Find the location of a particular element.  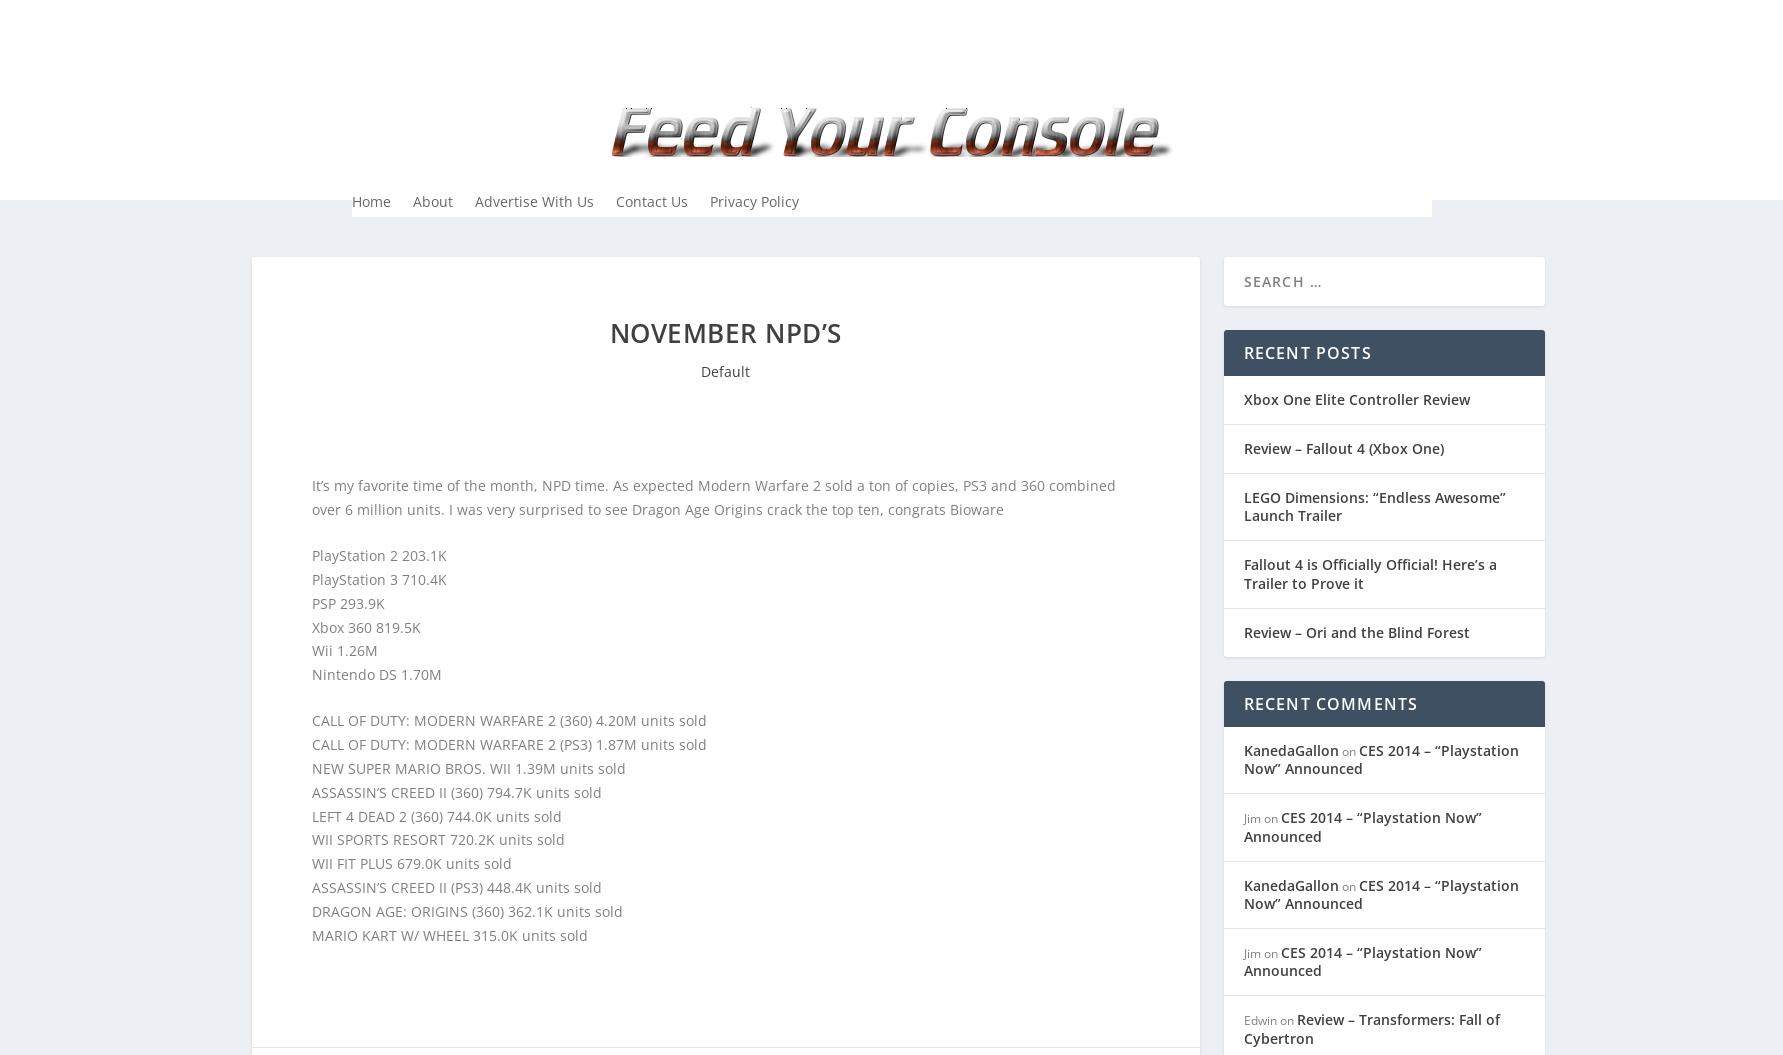

'About' is located at coordinates (432, 199).